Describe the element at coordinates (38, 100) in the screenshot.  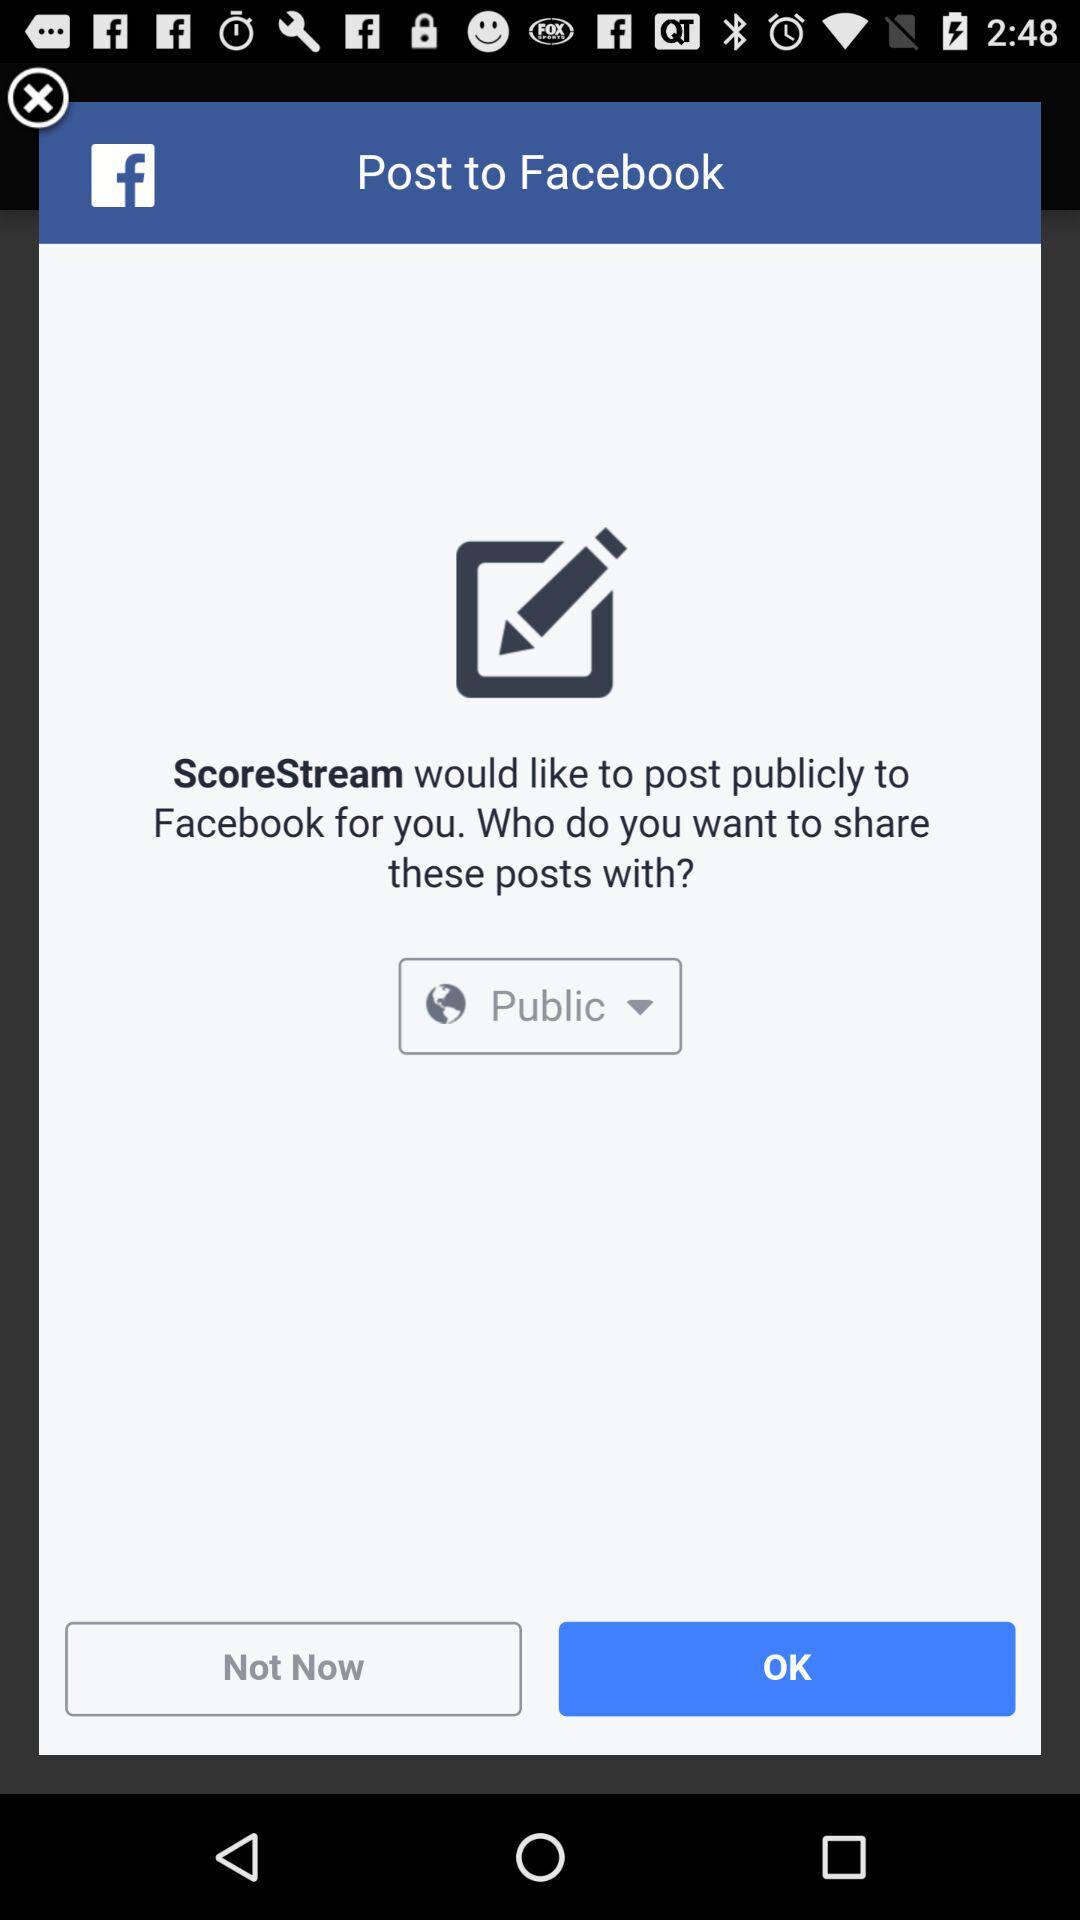
I see `scree` at that location.